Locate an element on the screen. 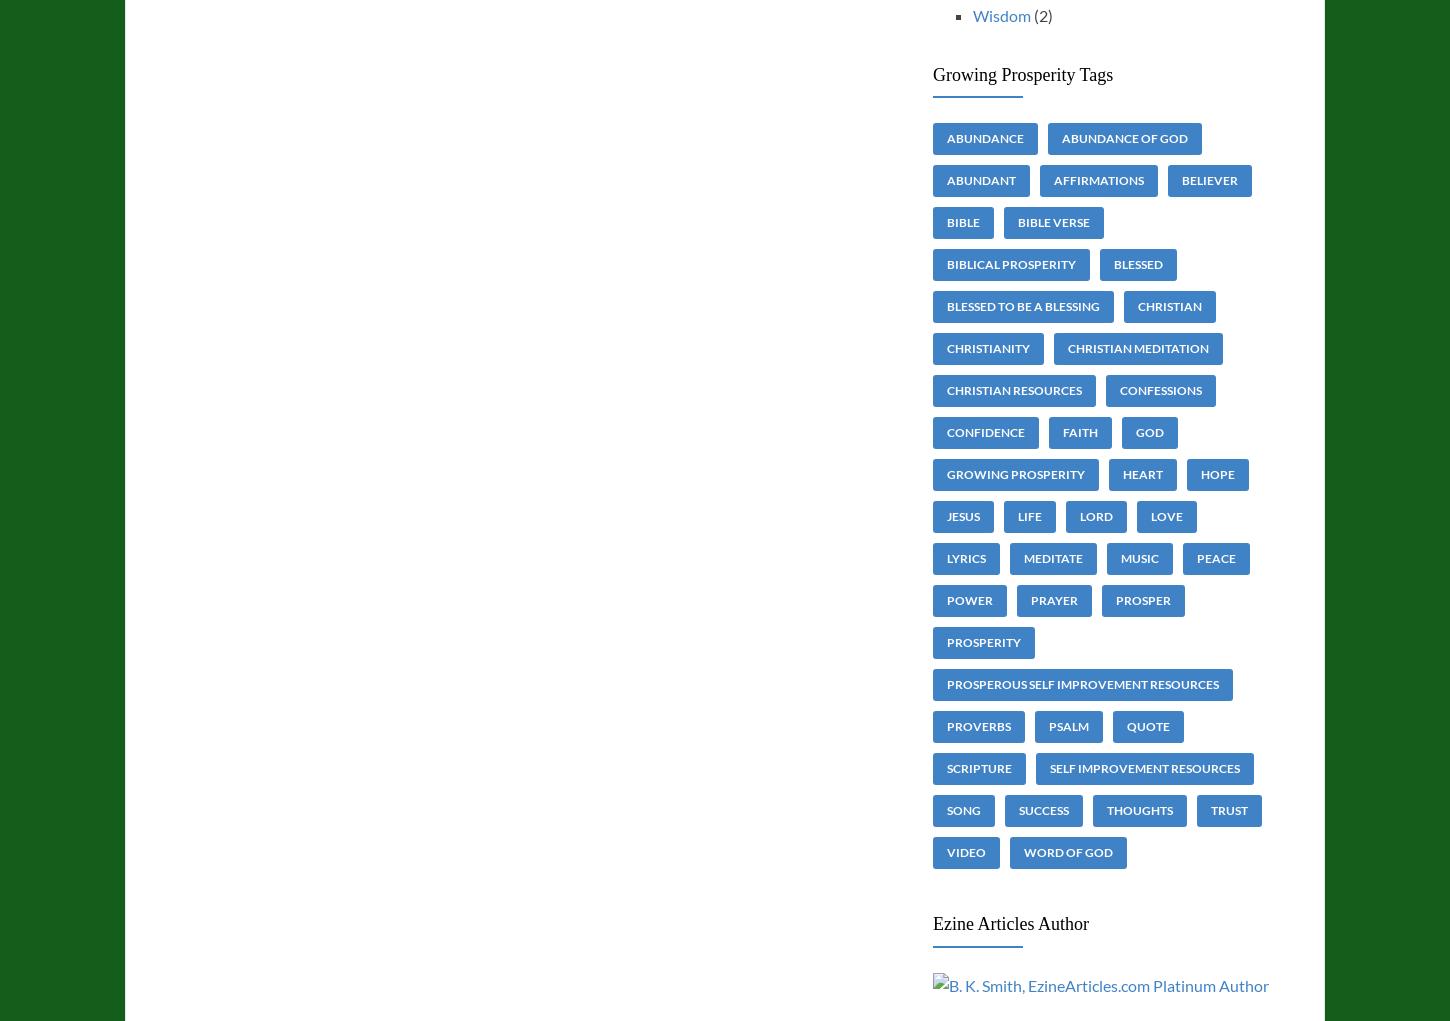  'meditate' is located at coordinates (1052, 557).